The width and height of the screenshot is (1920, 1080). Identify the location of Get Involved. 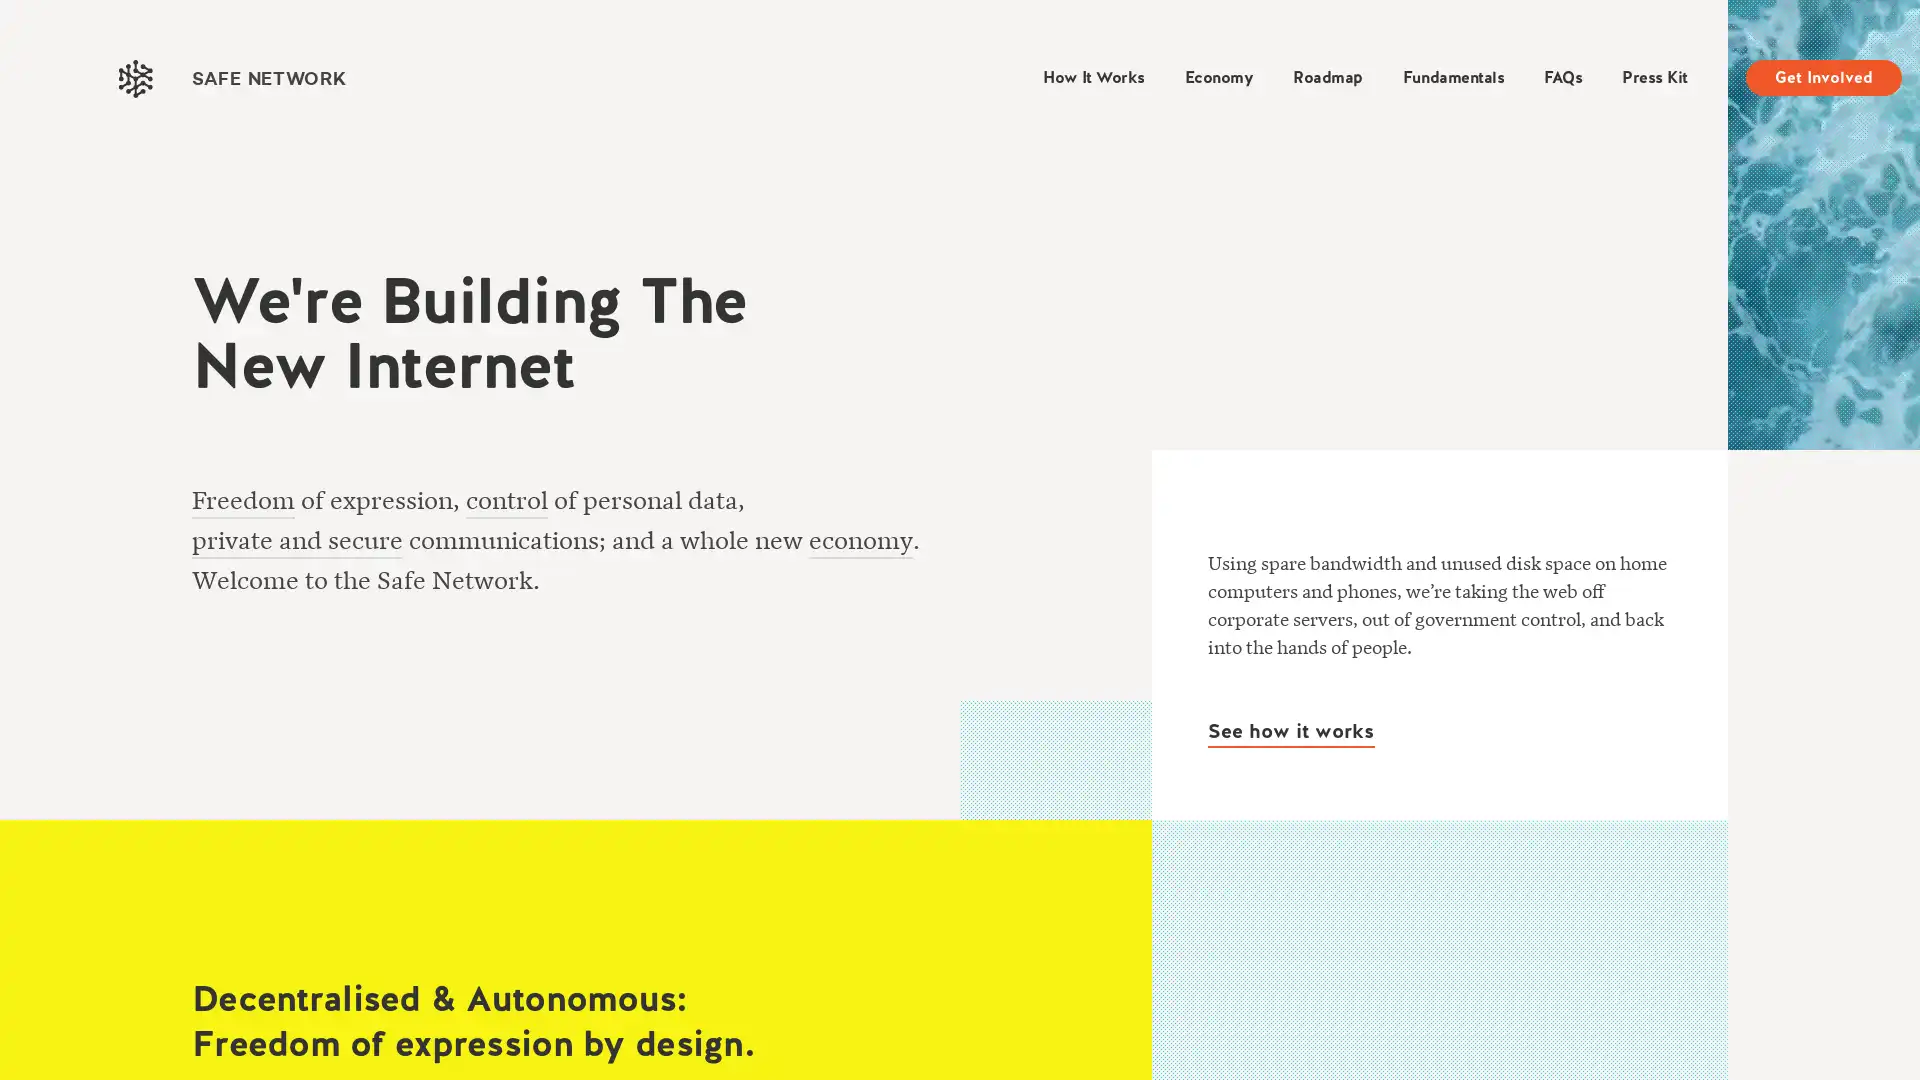
(1824, 76).